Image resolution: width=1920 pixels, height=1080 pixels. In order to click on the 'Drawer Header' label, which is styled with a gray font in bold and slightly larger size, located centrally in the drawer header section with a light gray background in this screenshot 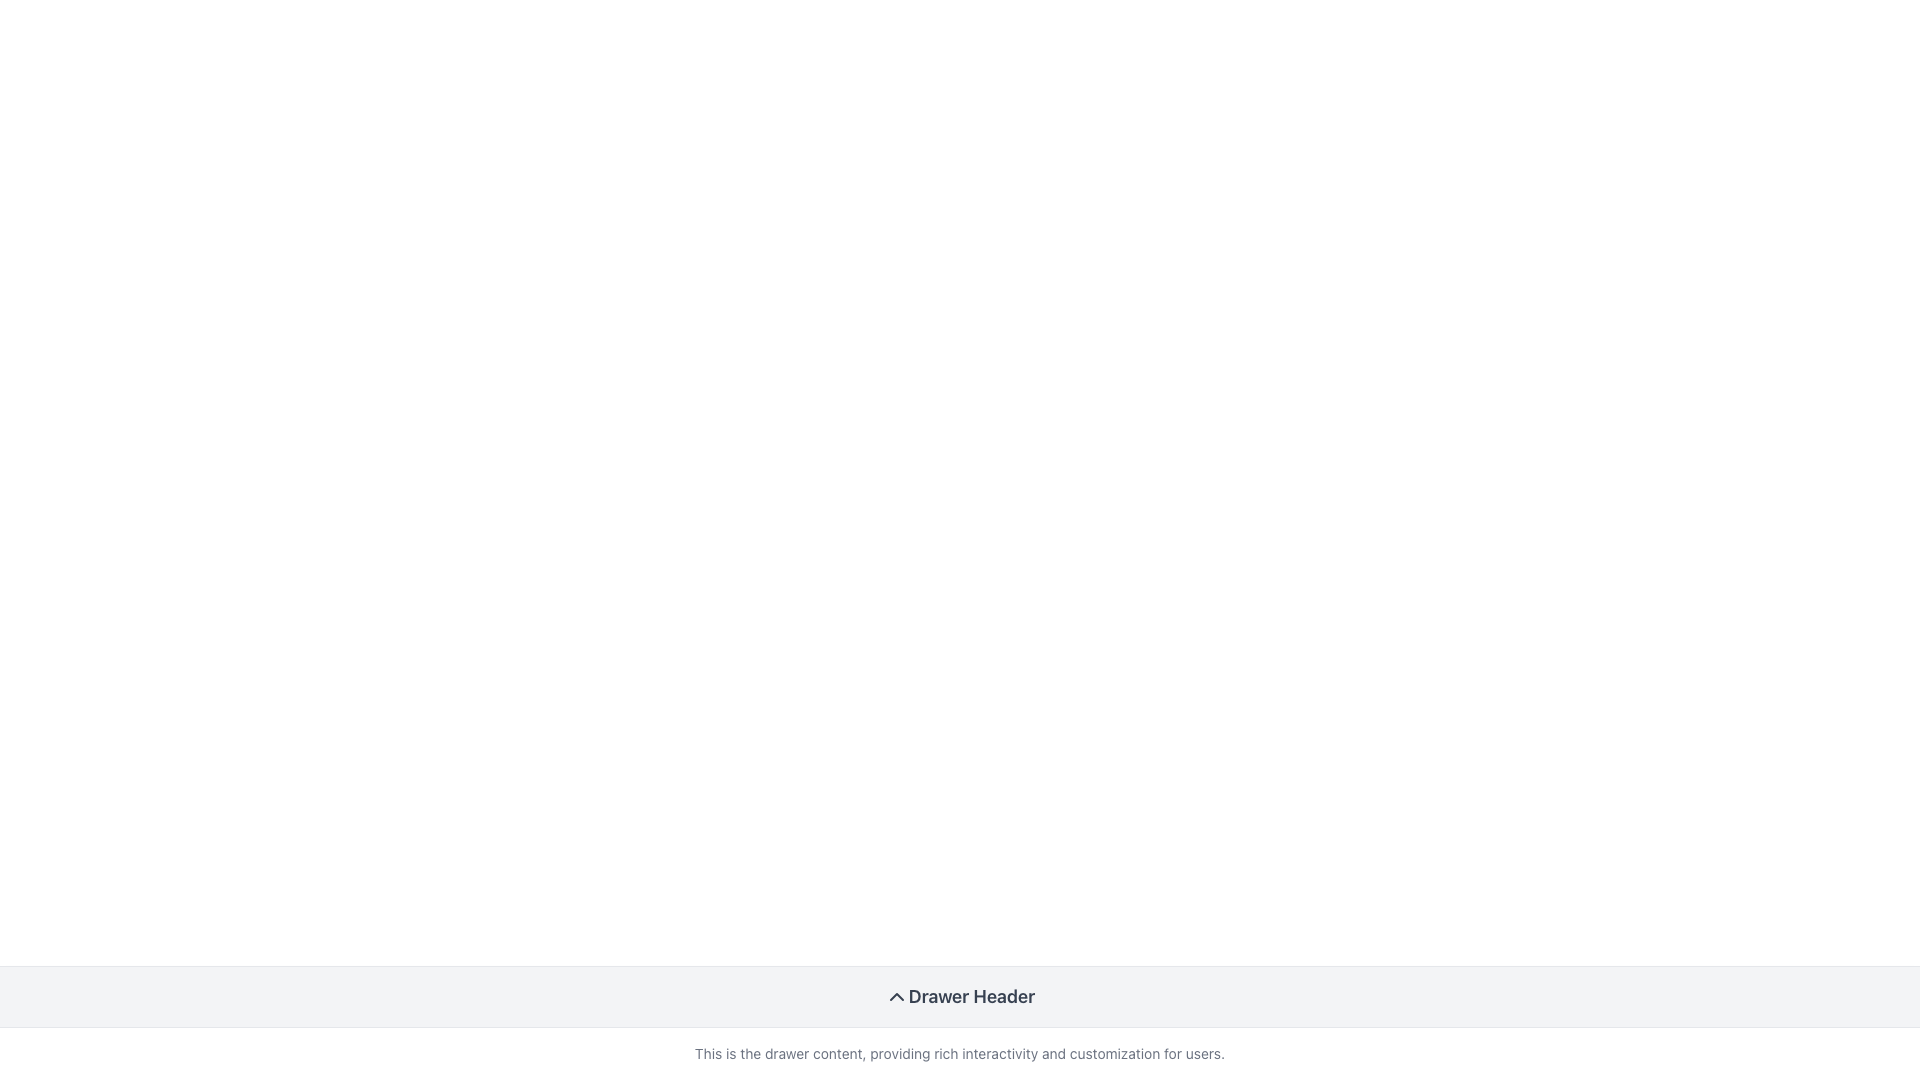, I will do `click(971, 996)`.